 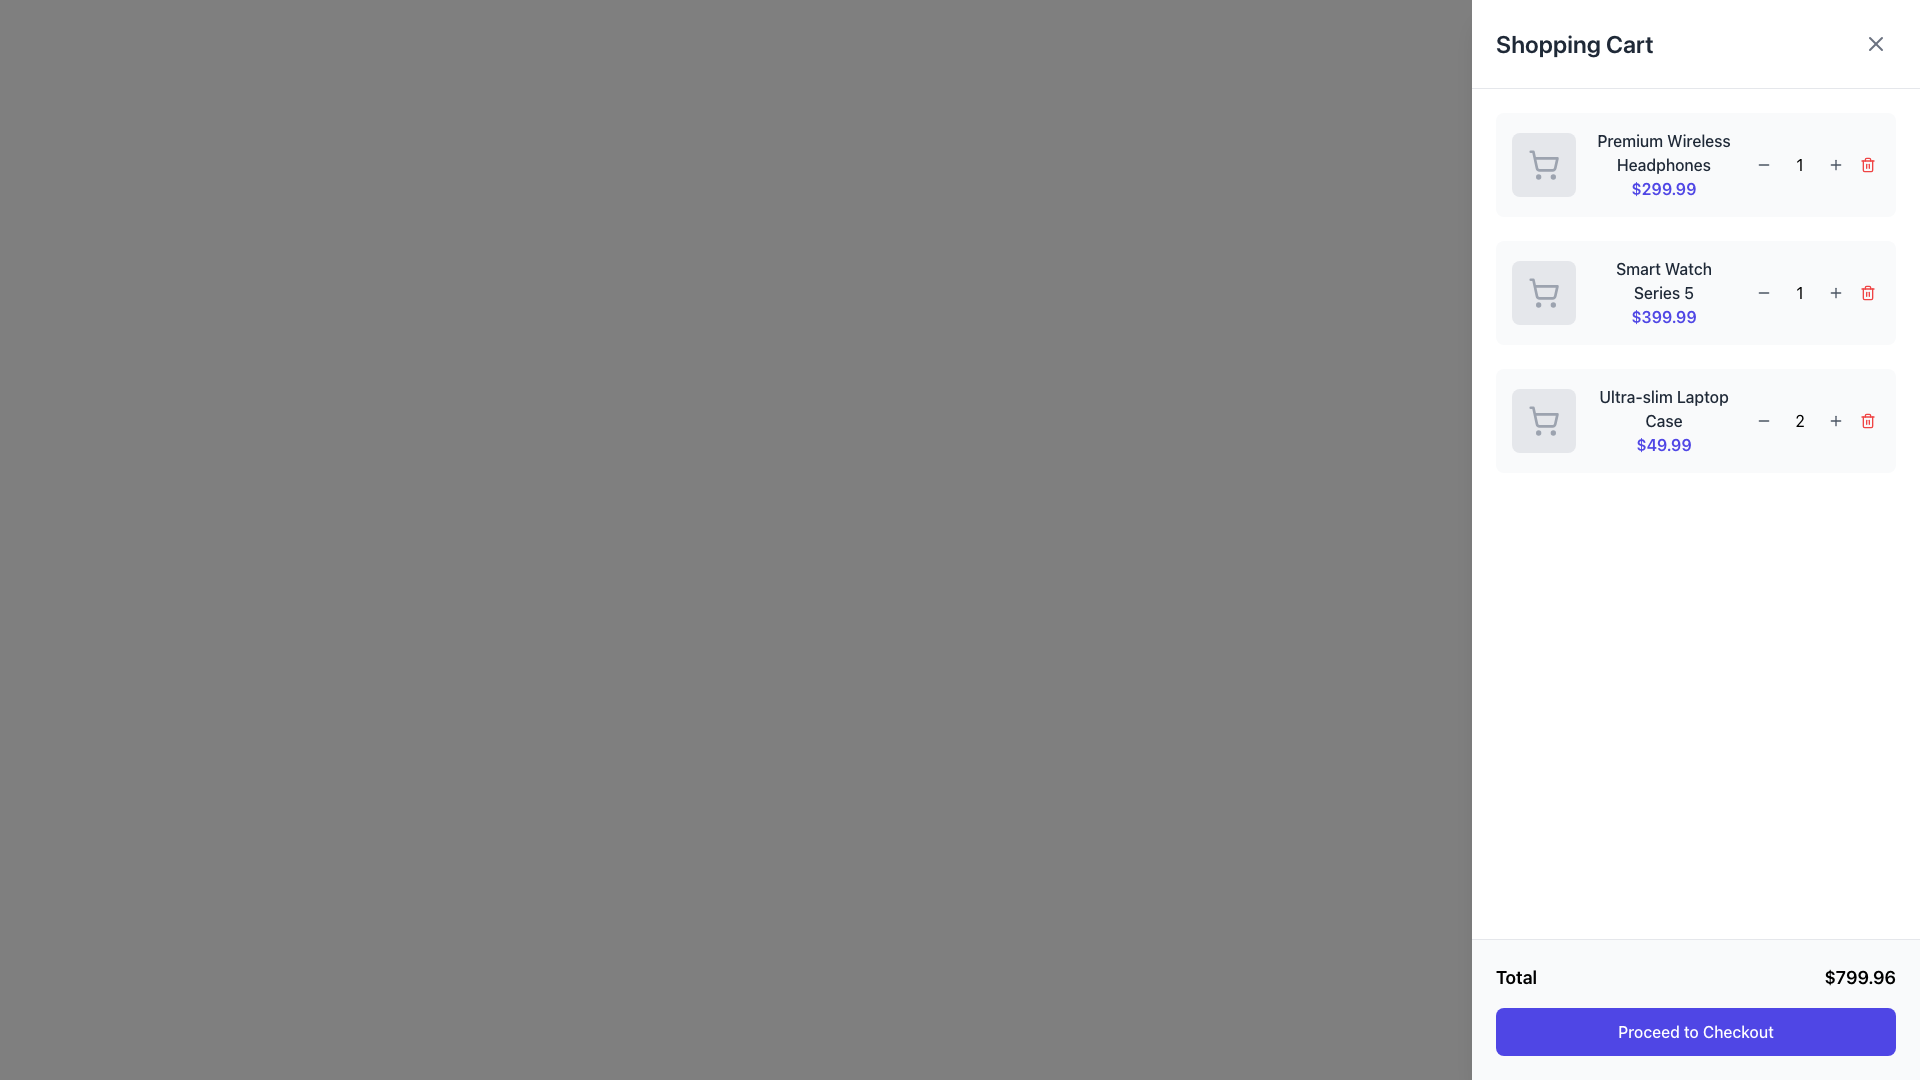 What do you see at coordinates (1866, 164) in the screenshot?
I see `the trash can icon button with a red border` at bounding box center [1866, 164].